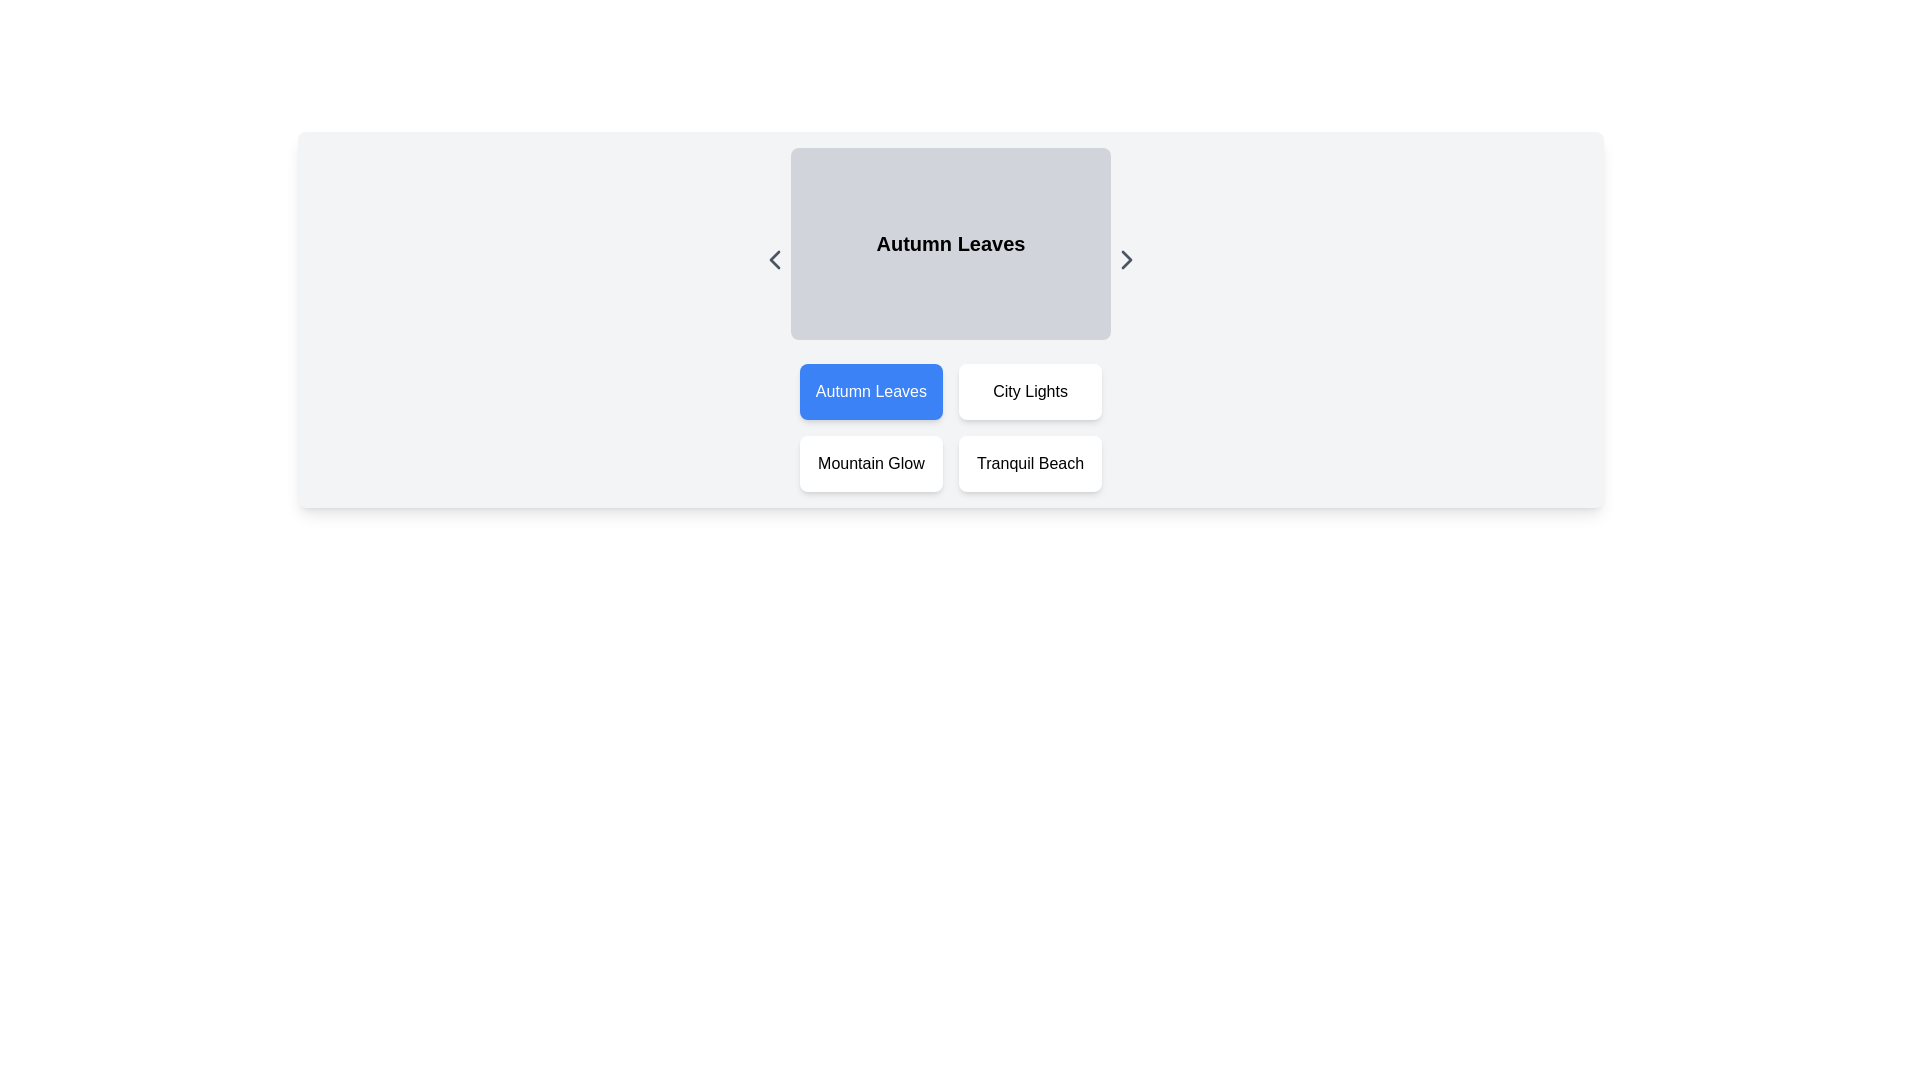 The image size is (1920, 1080). What do you see at coordinates (773, 258) in the screenshot?
I see `the left arrow button in the SVG icon` at bounding box center [773, 258].